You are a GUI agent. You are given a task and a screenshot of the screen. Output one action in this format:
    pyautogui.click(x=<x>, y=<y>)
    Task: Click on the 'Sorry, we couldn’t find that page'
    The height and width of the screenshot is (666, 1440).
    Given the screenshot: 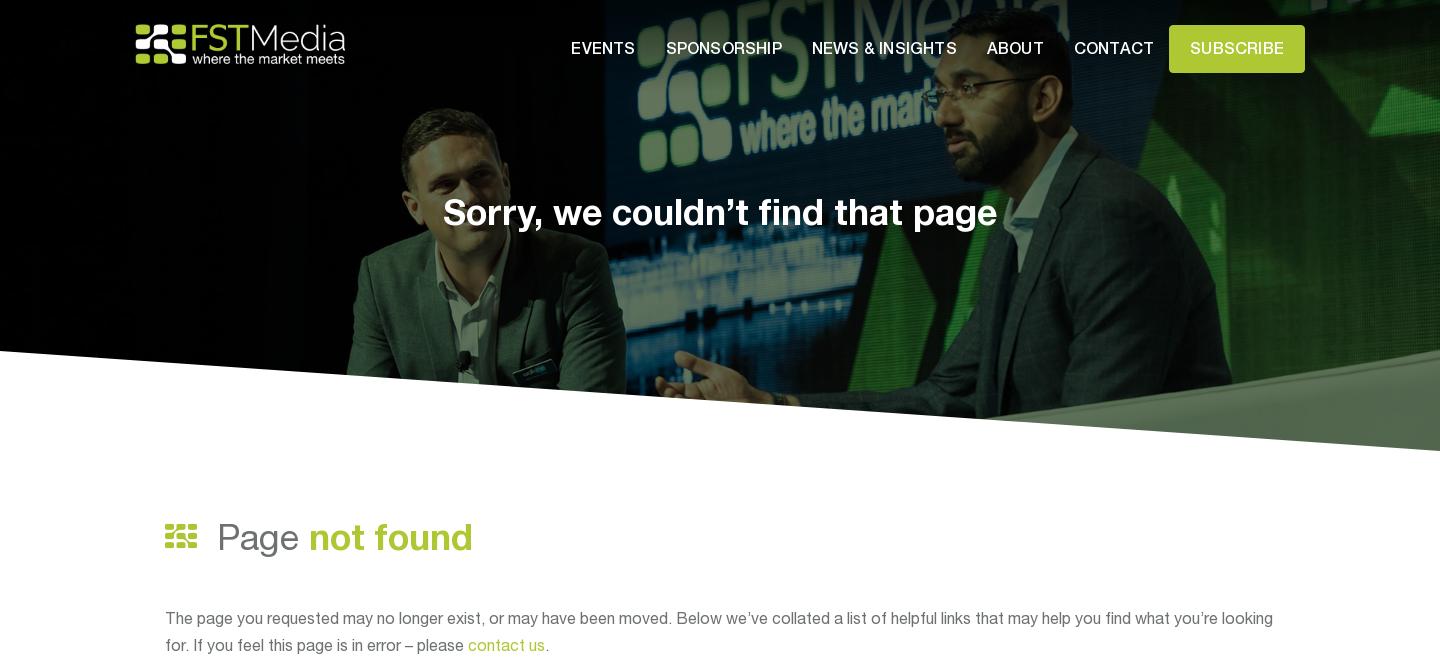 What is the action you would take?
    pyautogui.click(x=720, y=210)
    